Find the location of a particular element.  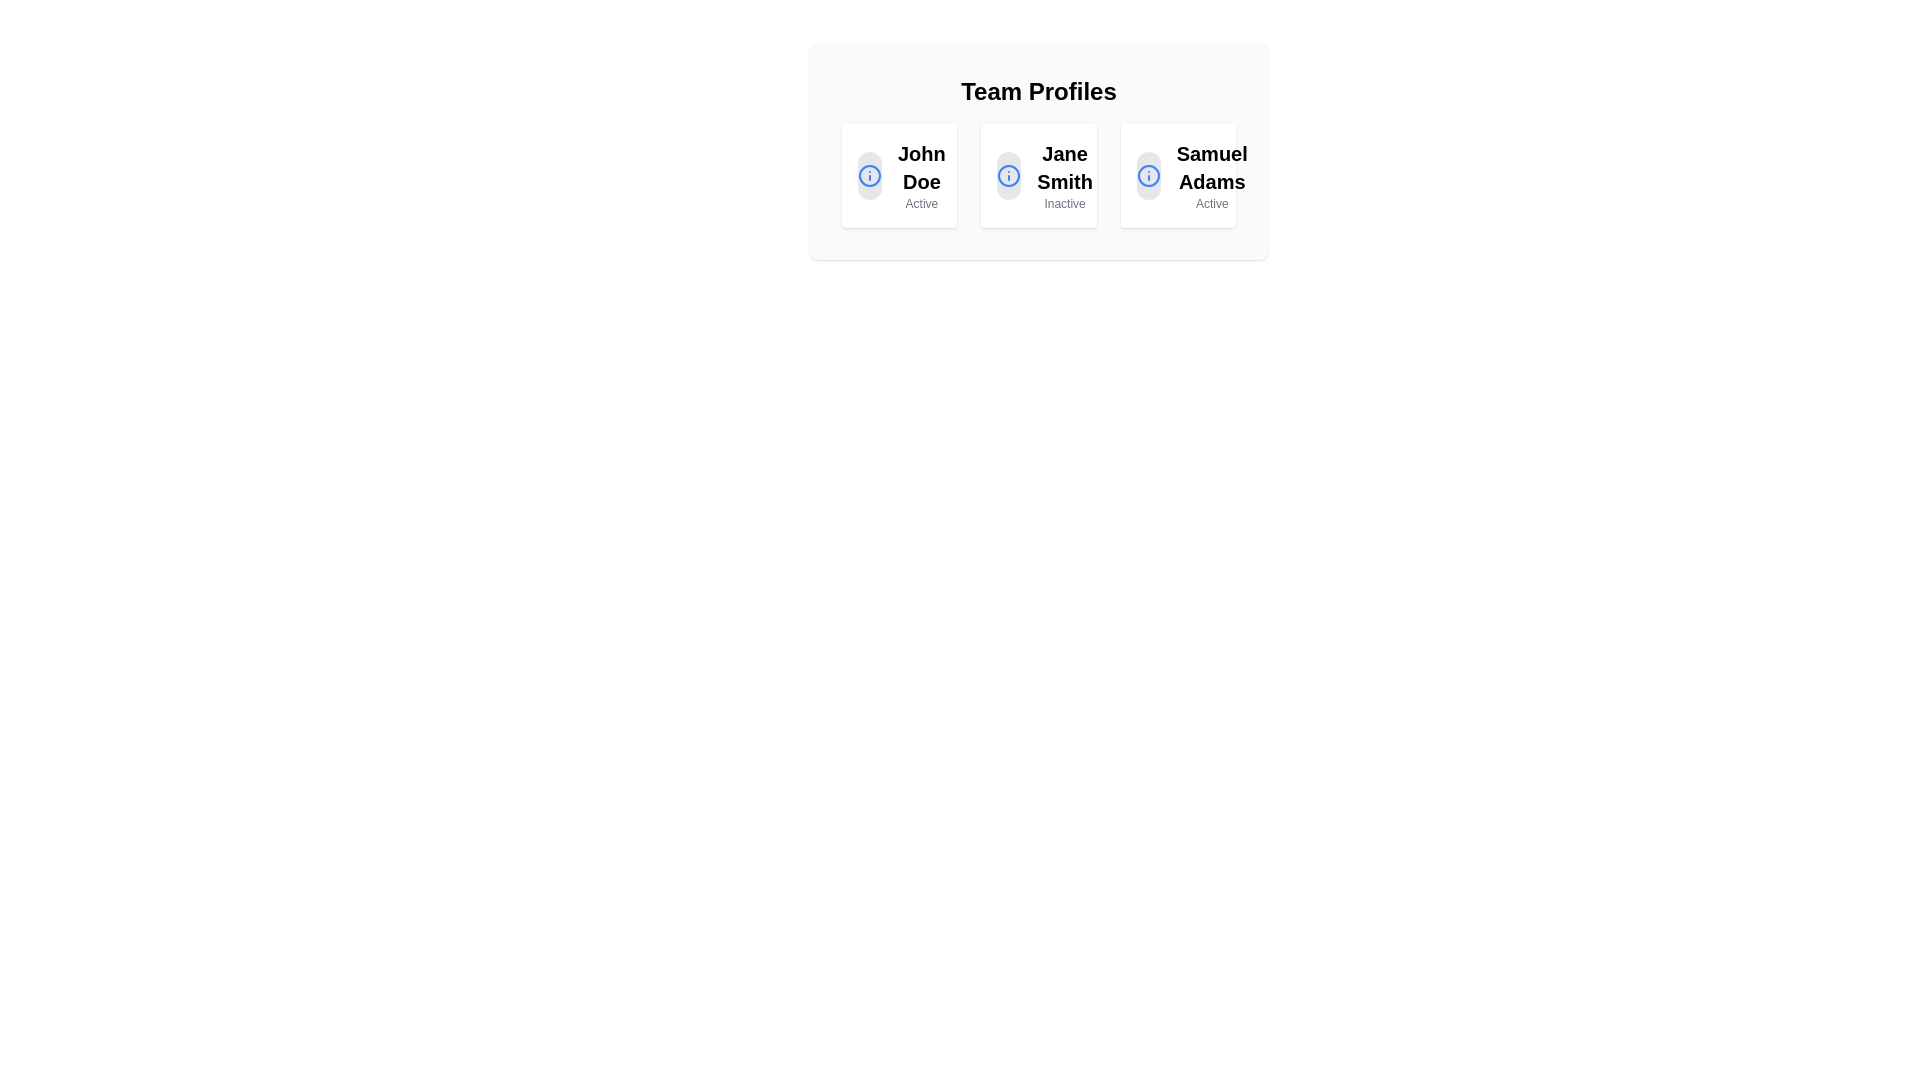

the bold text label component displaying 'Jane Smith' located in the central profile card above the 'Inactive' label is located at coordinates (1064, 167).